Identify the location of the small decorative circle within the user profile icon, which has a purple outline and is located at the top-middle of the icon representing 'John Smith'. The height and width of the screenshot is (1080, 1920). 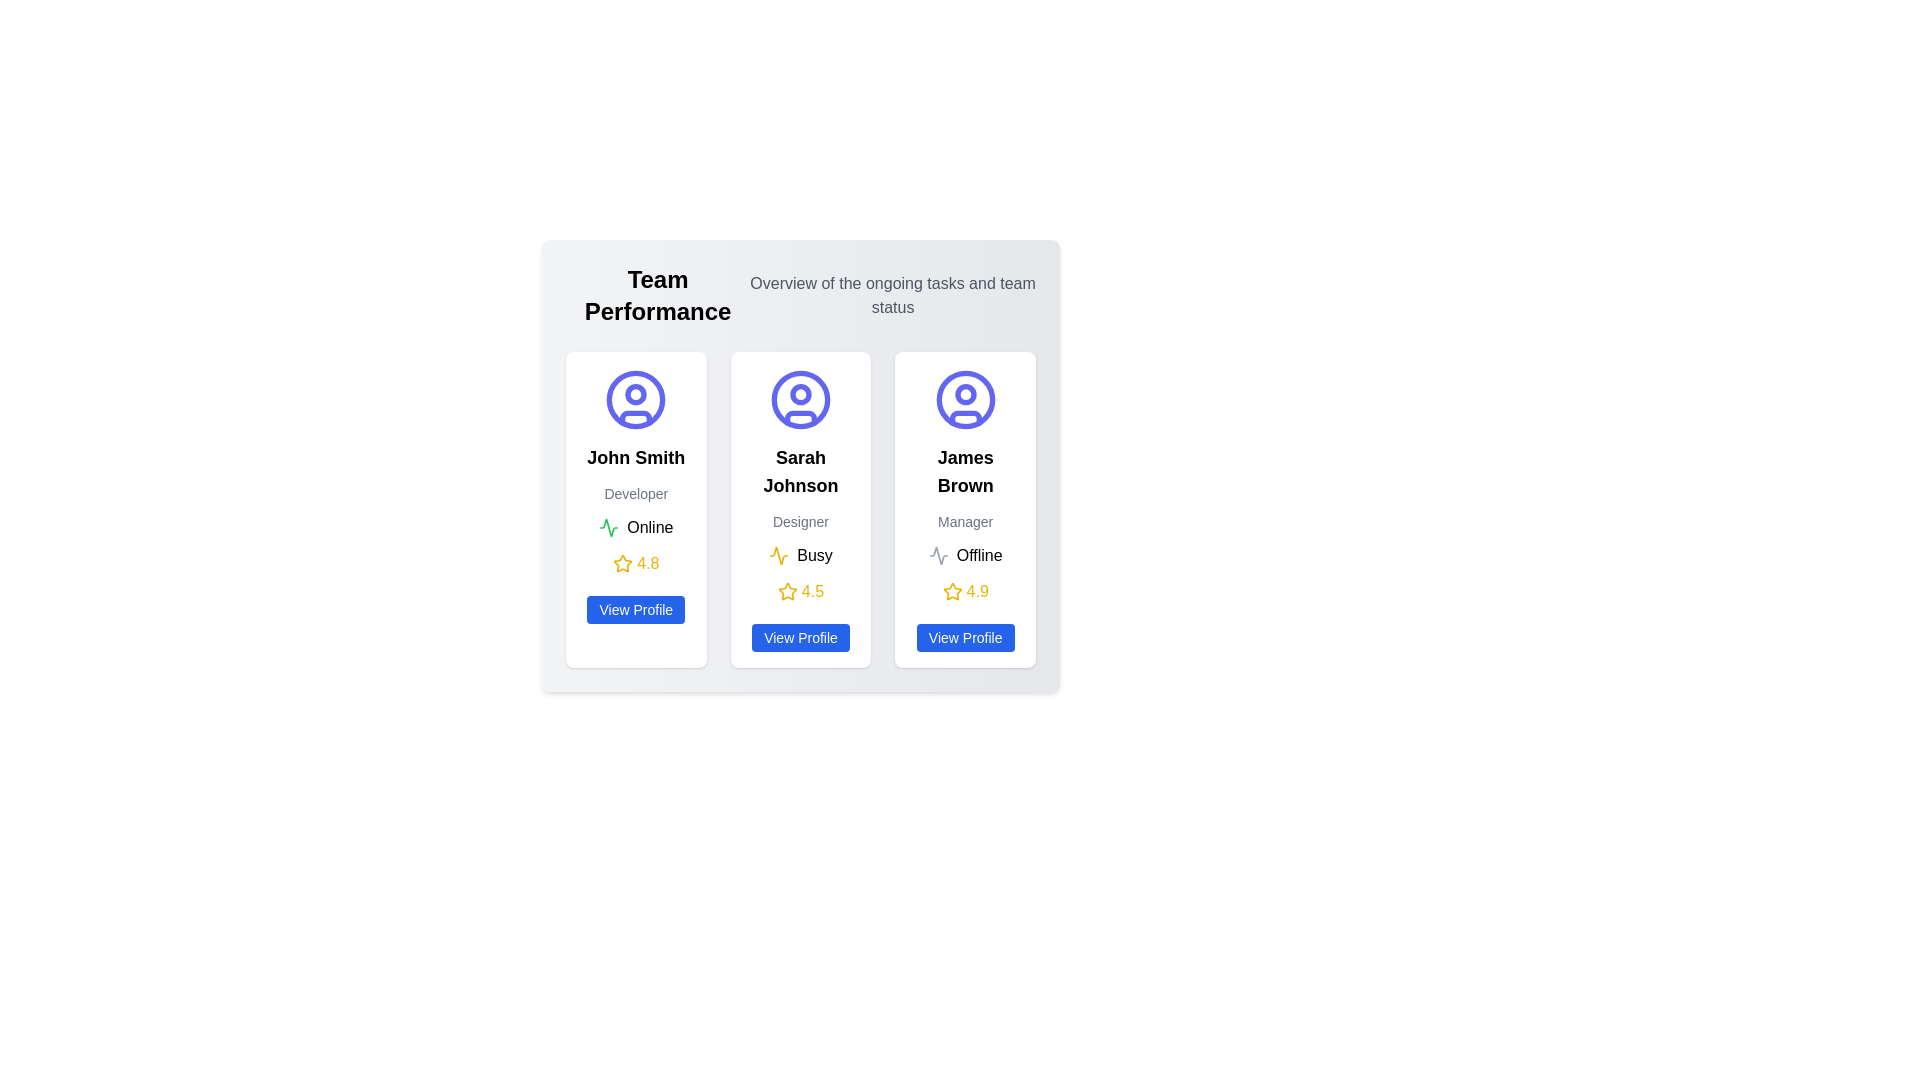
(635, 394).